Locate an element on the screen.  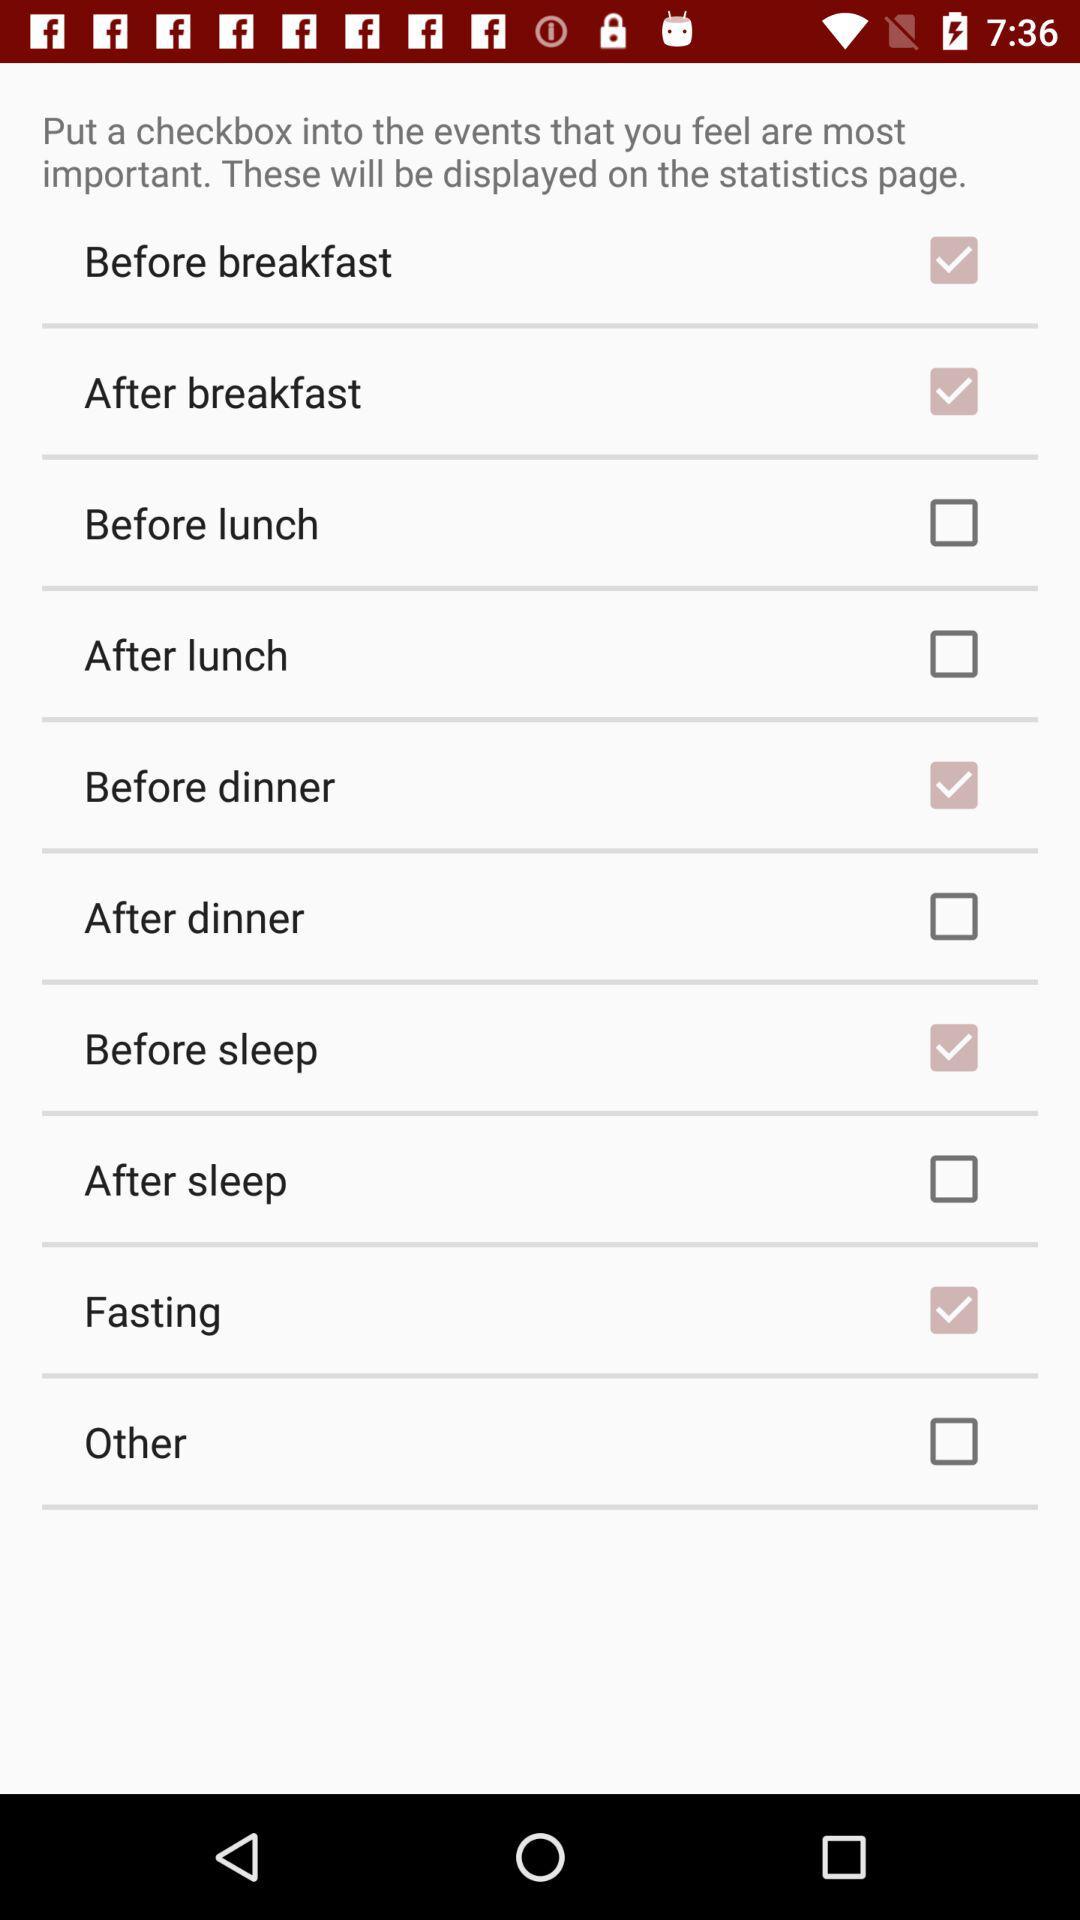
before dinner is located at coordinates (540, 784).